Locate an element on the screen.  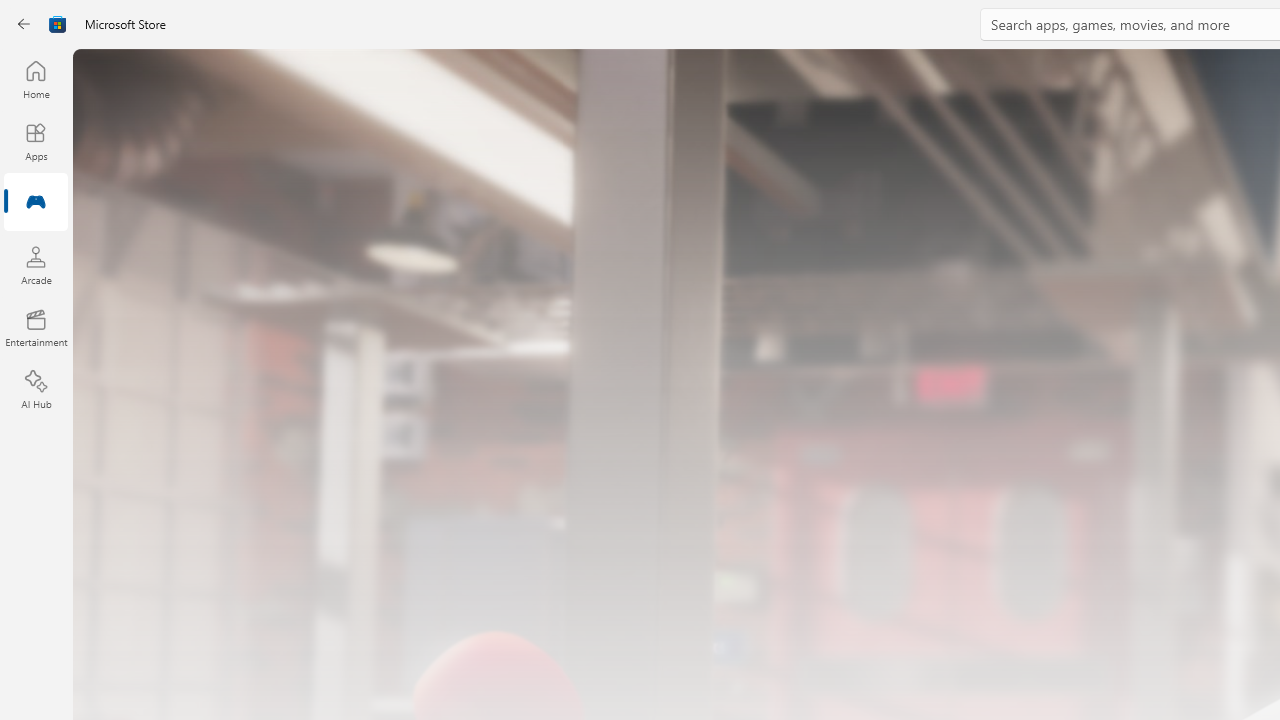
'Gaming' is located at coordinates (35, 203).